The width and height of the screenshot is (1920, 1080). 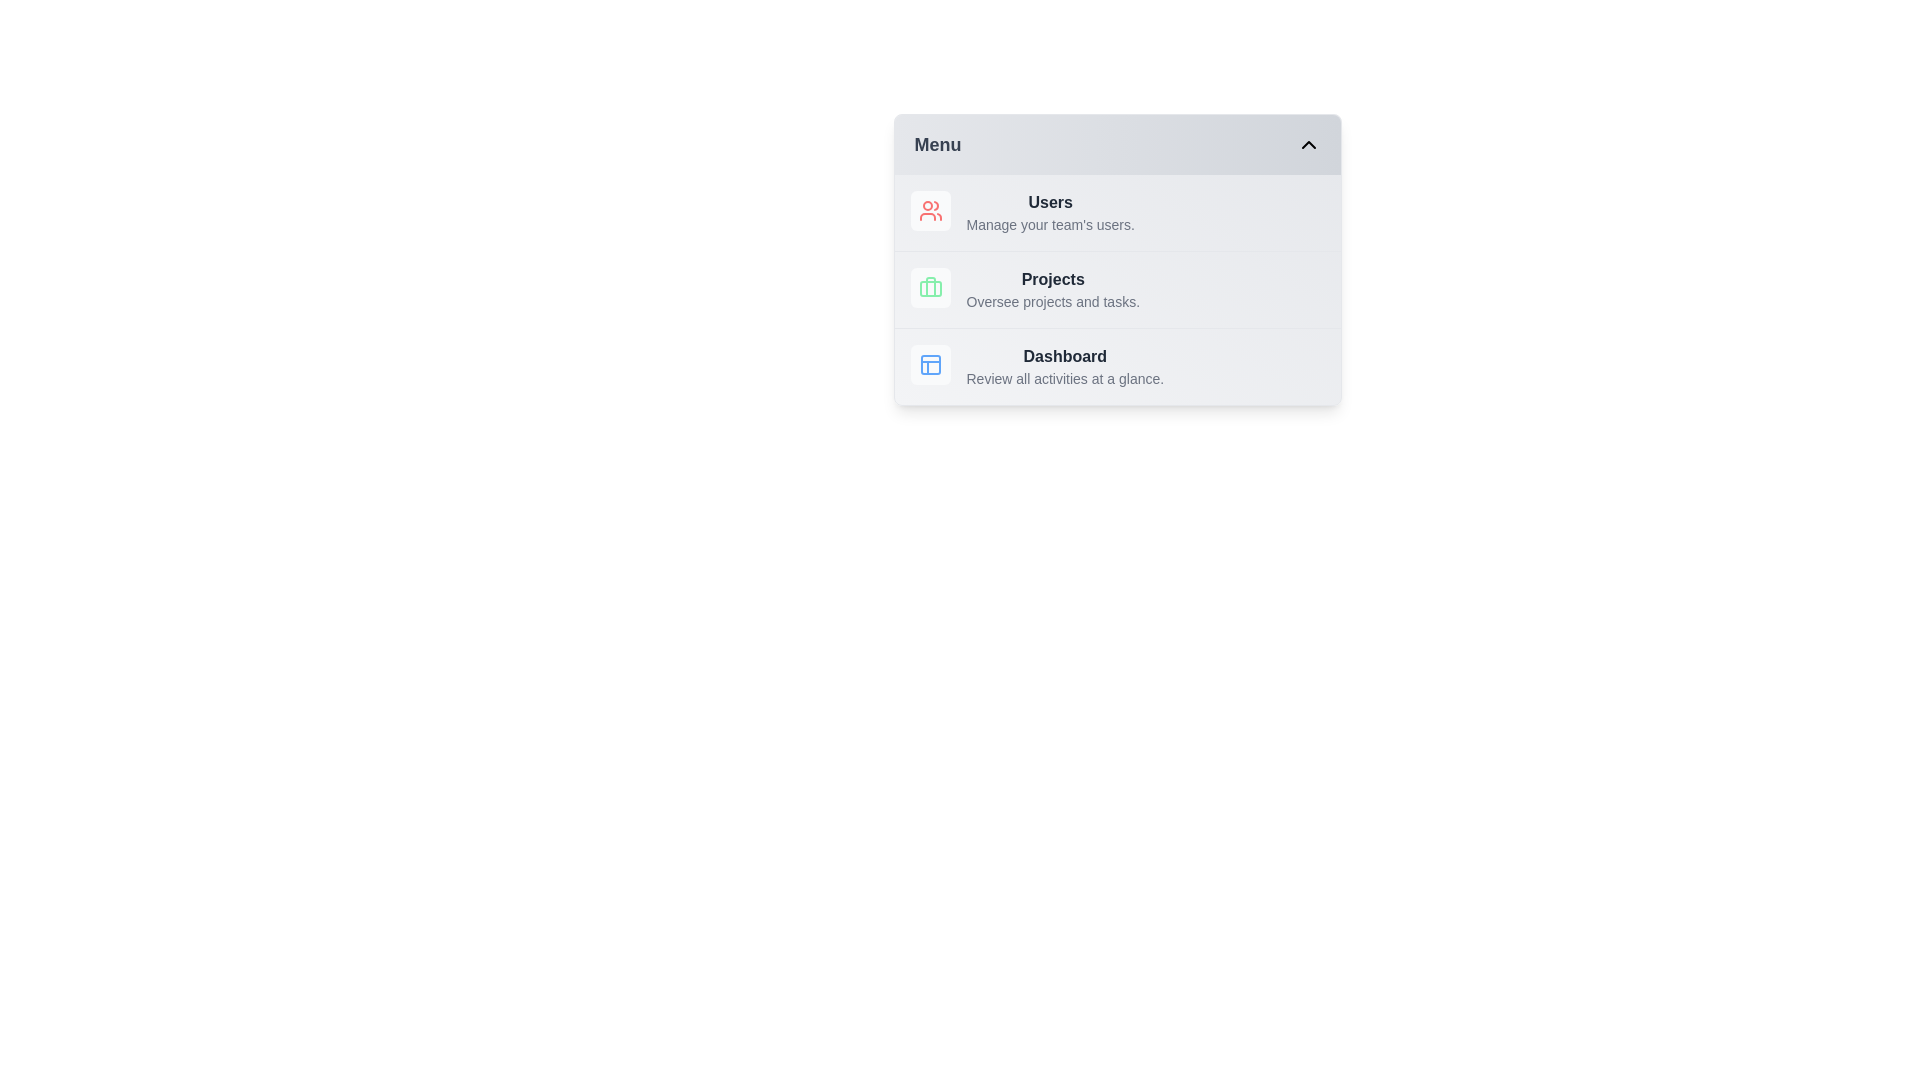 I want to click on the menu item Dashboard, so click(x=1116, y=366).